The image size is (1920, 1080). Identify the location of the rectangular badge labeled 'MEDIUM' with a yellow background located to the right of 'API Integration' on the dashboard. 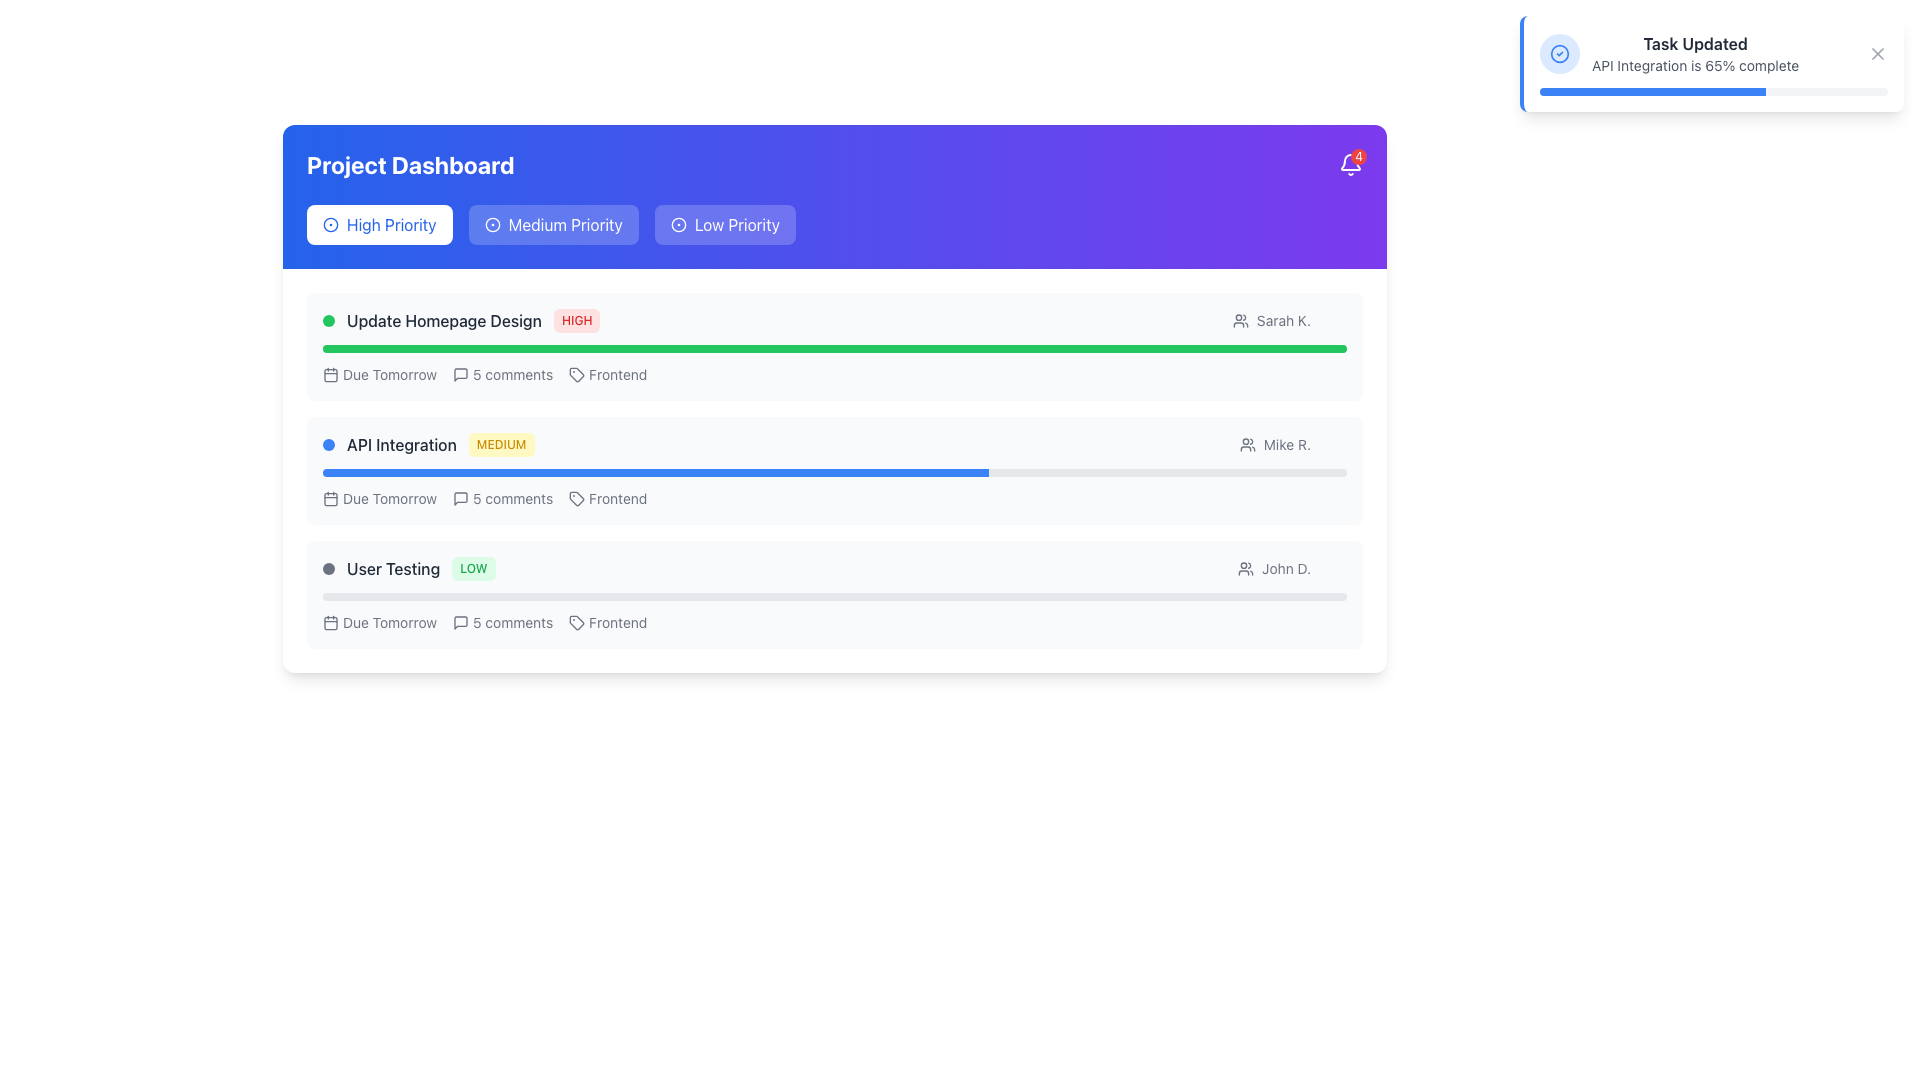
(501, 443).